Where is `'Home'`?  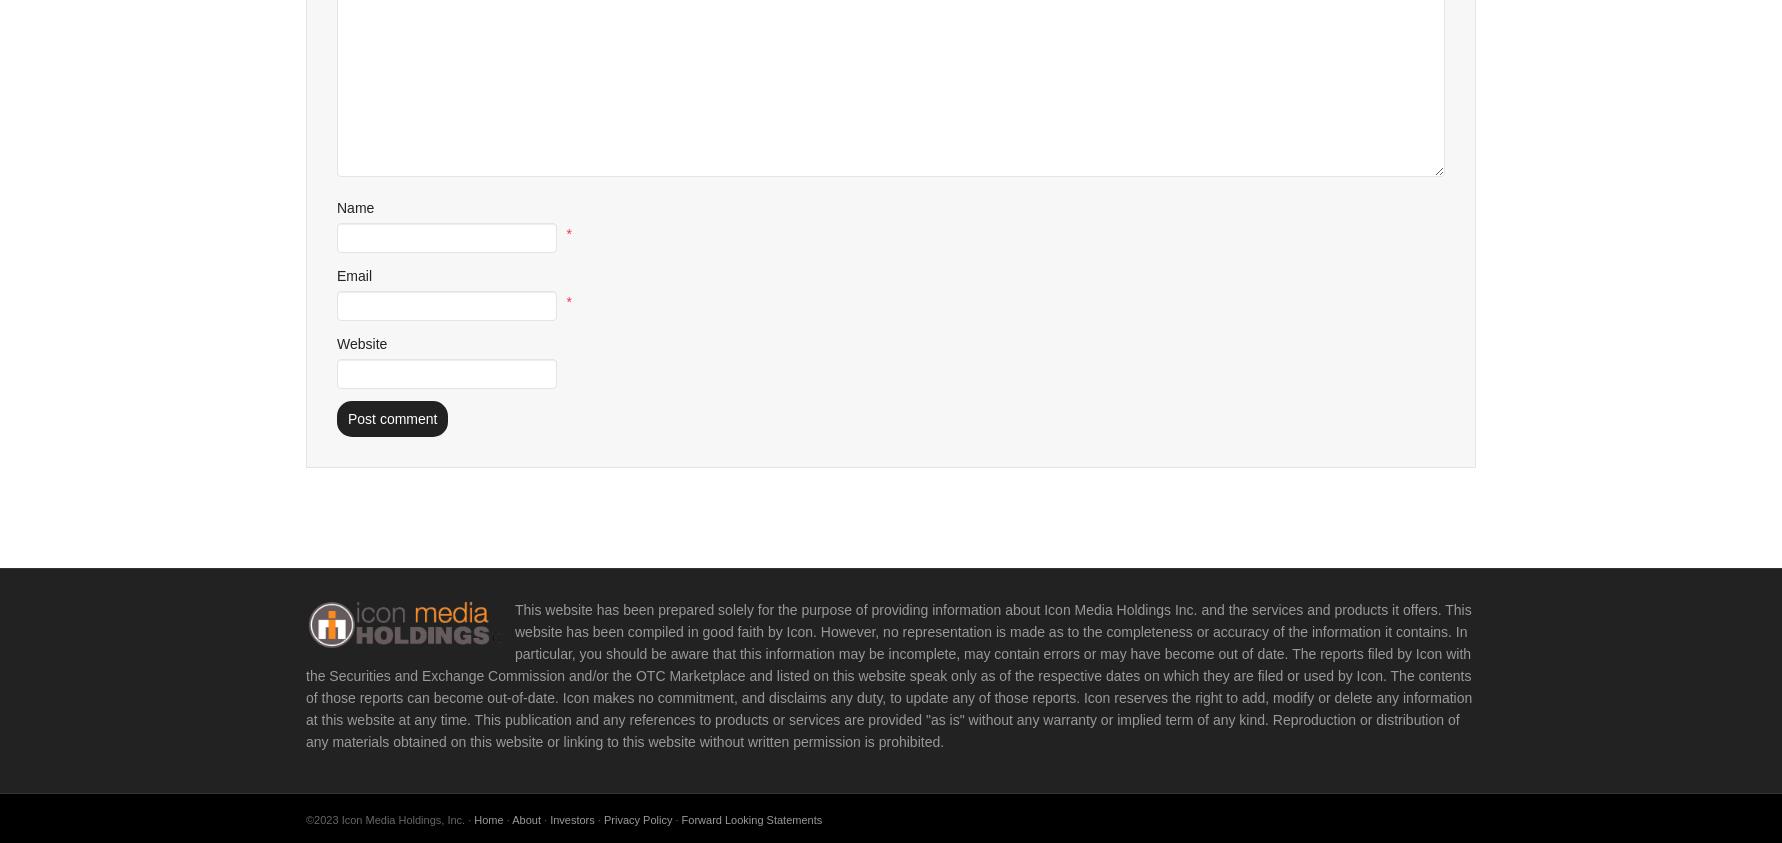
'Home' is located at coordinates (487, 818).